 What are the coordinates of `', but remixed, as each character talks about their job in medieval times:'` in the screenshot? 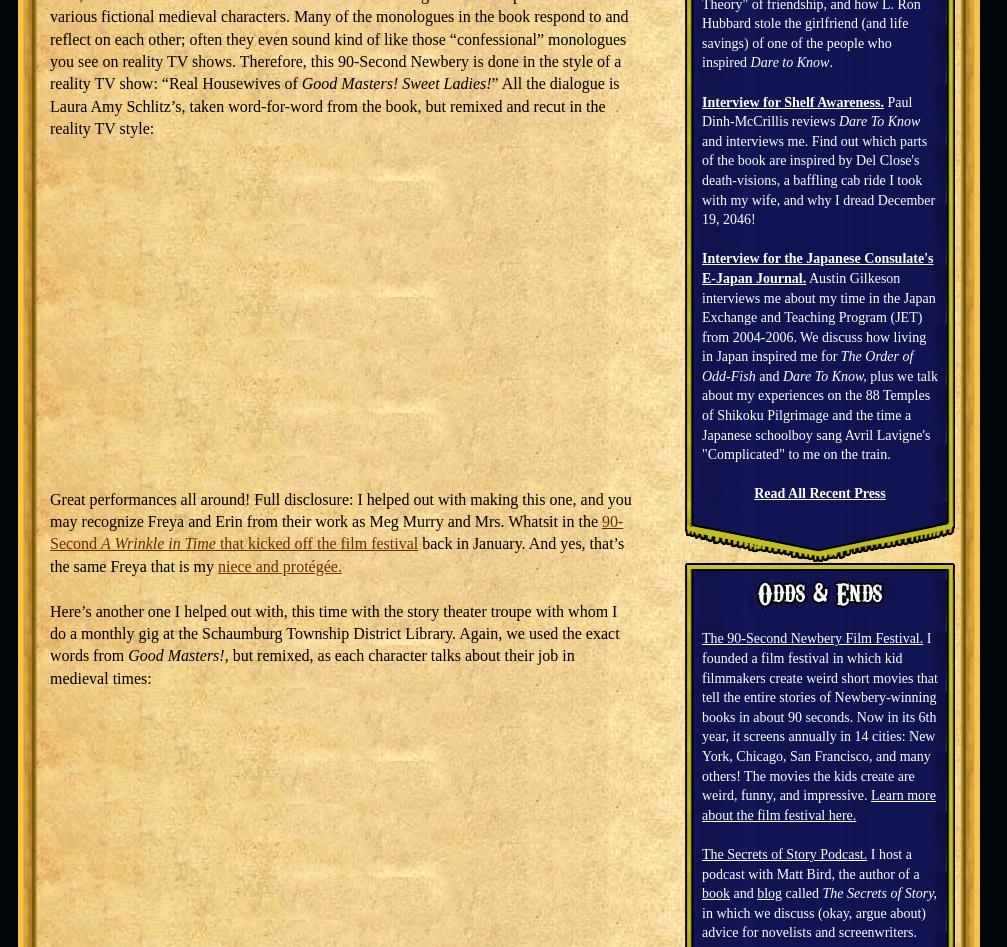 It's located at (311, 665).